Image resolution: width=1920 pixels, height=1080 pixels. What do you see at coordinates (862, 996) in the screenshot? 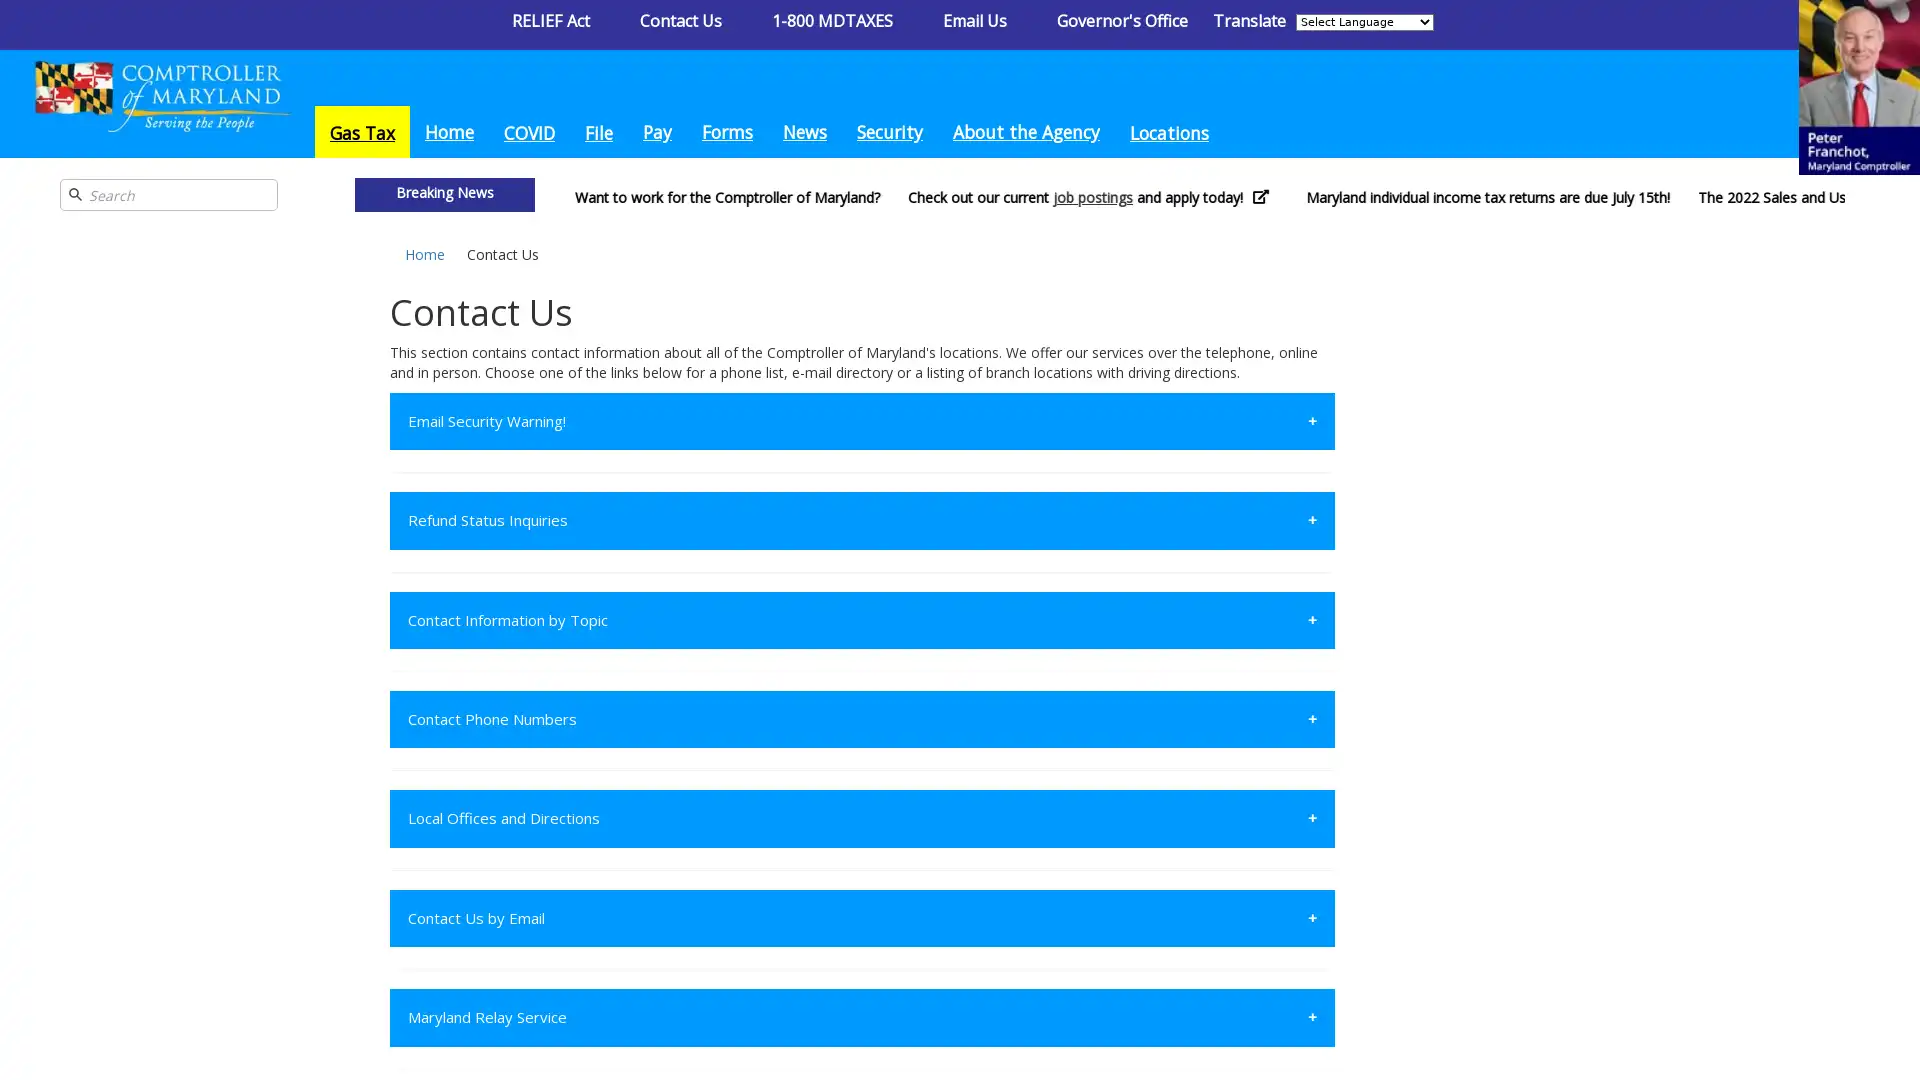
I see `Contact Estate and Inheritance Taxes +` at bounding box center [862, 996].